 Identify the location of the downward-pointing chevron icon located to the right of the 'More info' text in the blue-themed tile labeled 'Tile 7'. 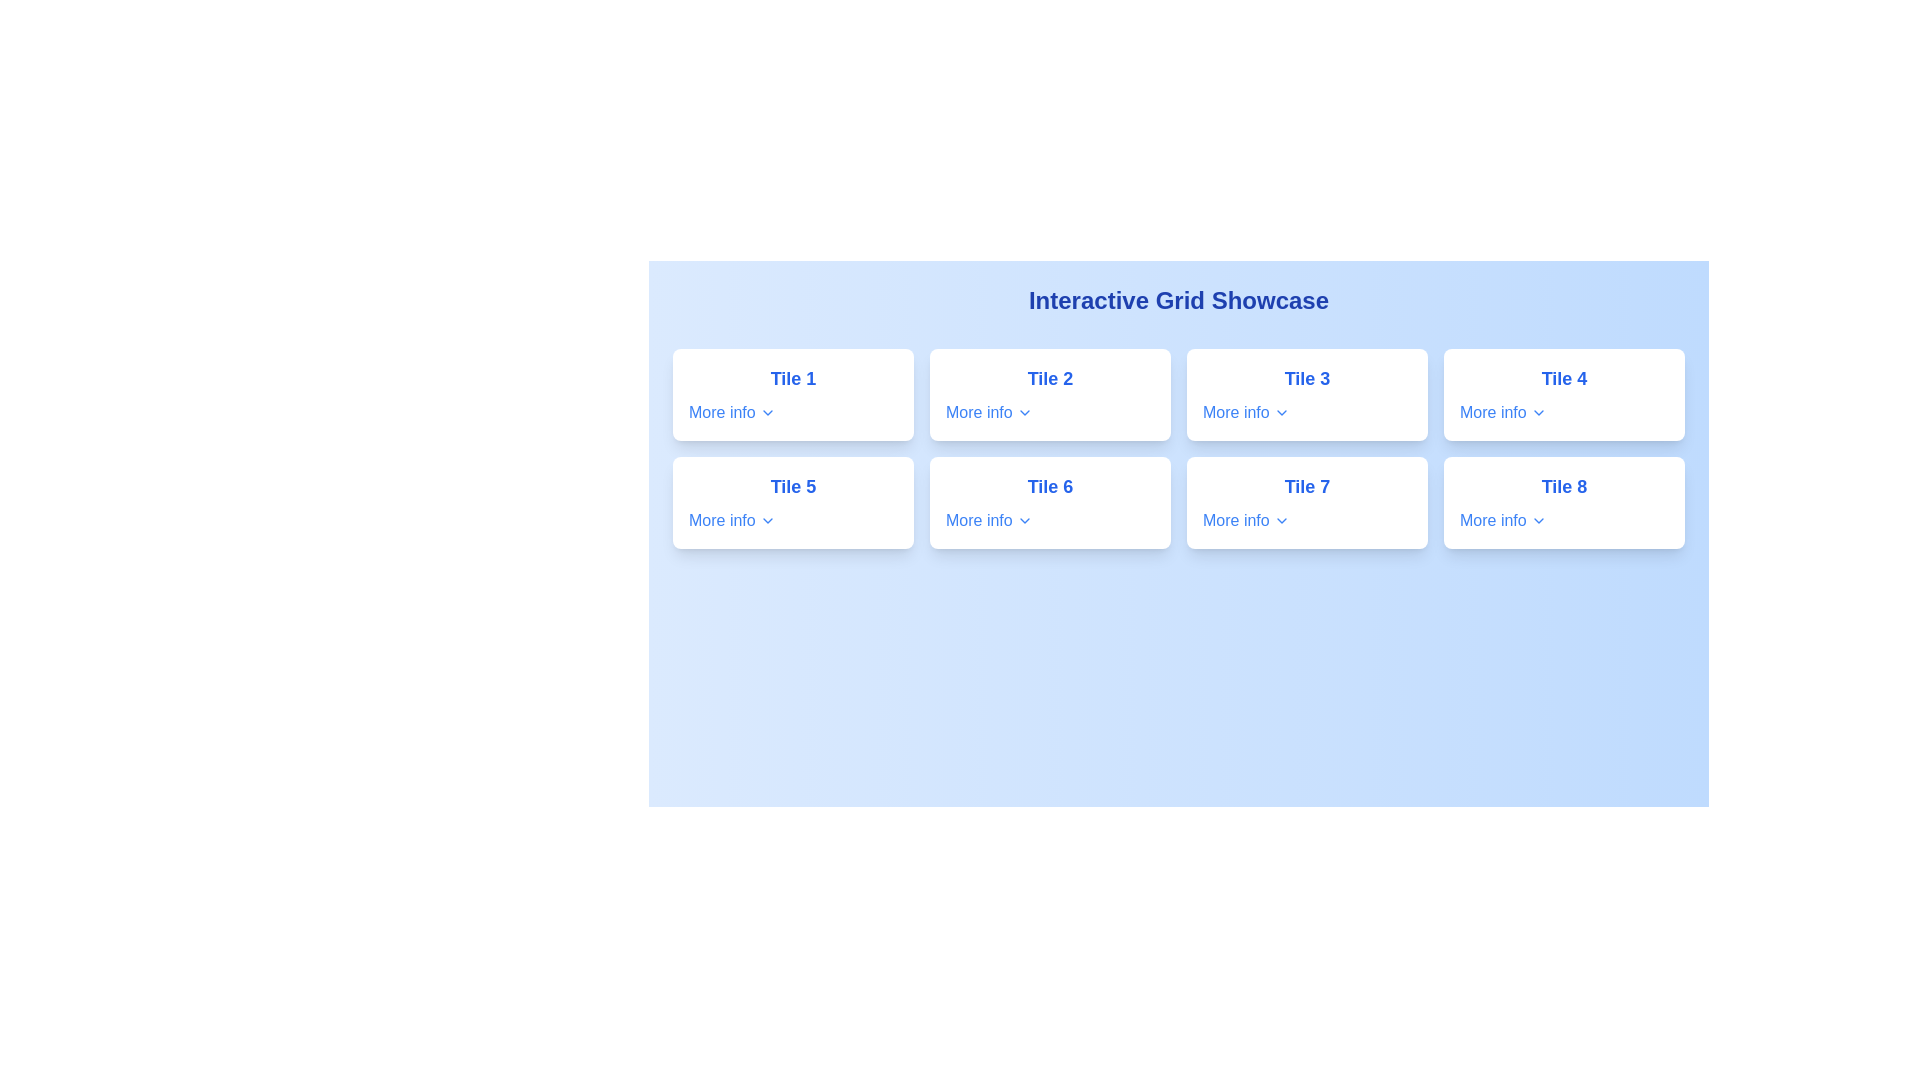
(1281, 519).